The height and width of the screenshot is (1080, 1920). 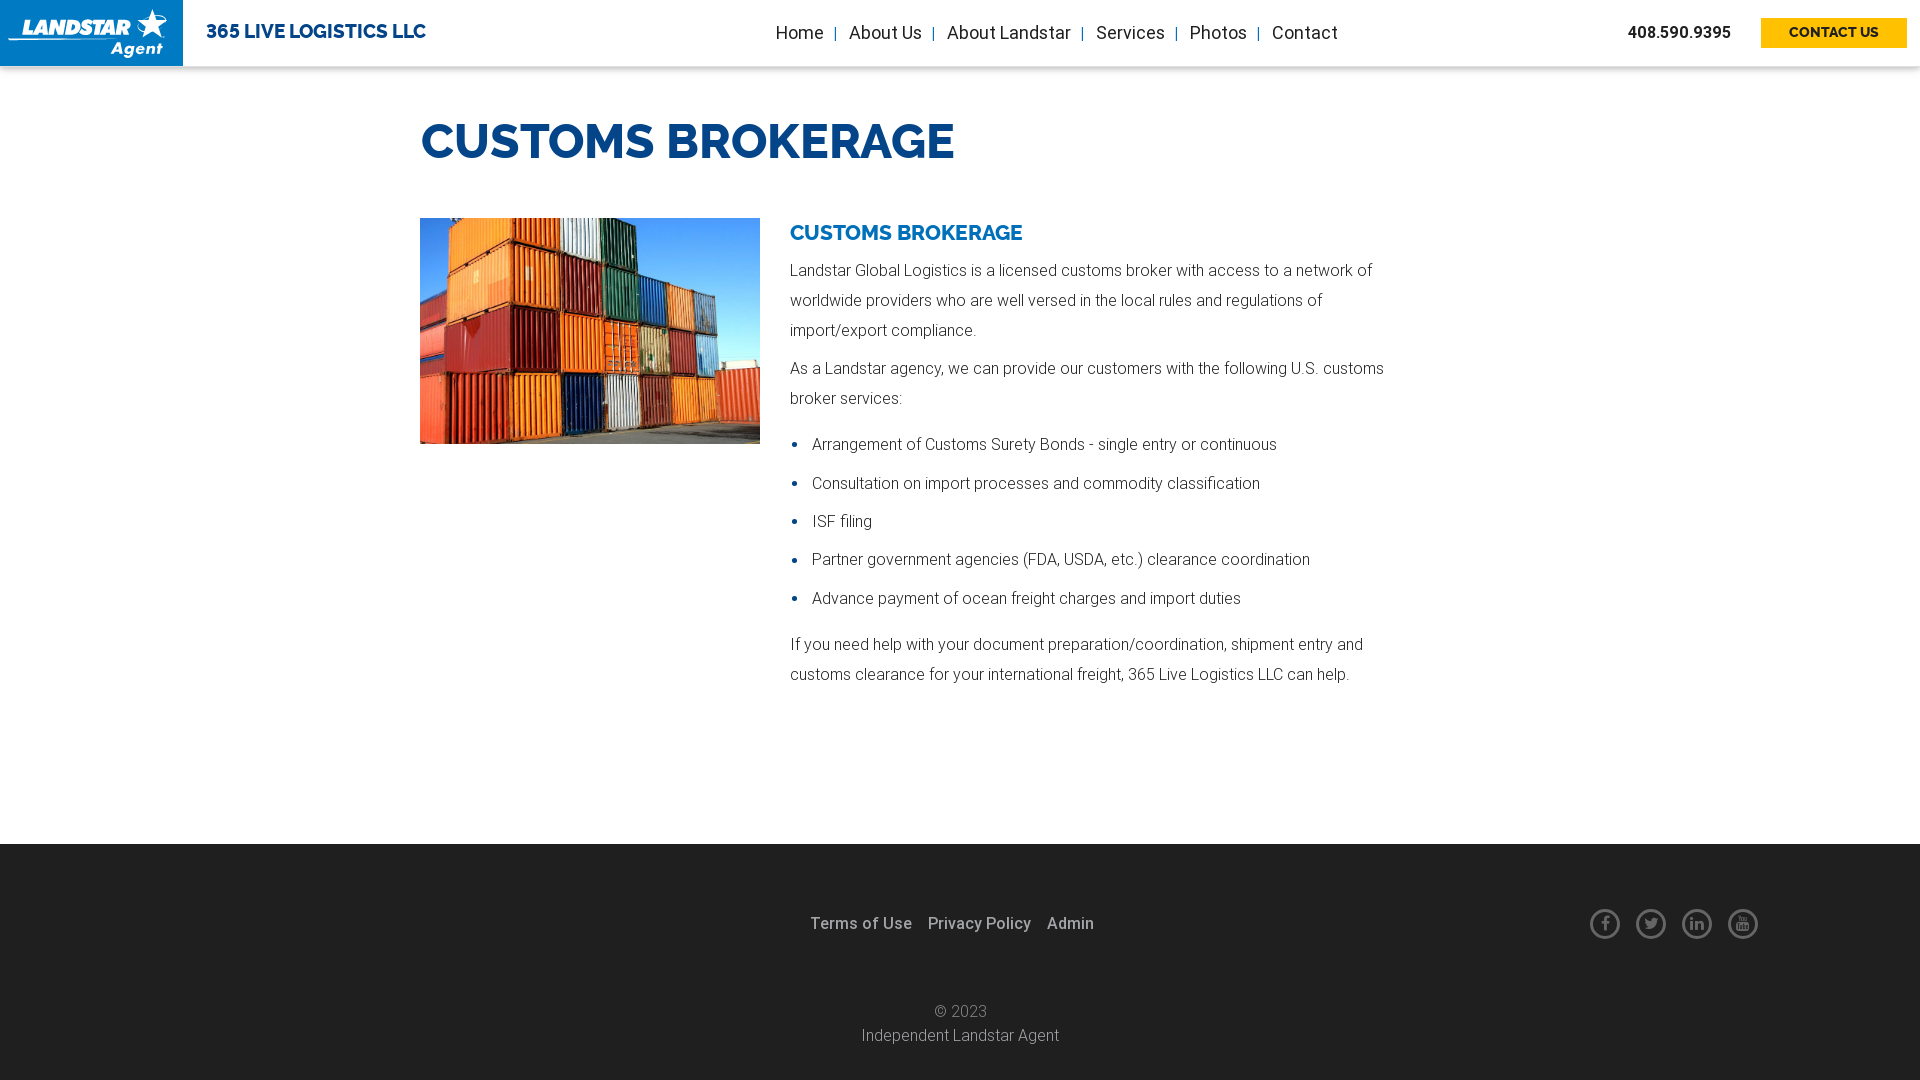 What do you see at coordinates (1604, 924) in the screenshot?
I see `'facebook'` at bounding box center [1604, 924].